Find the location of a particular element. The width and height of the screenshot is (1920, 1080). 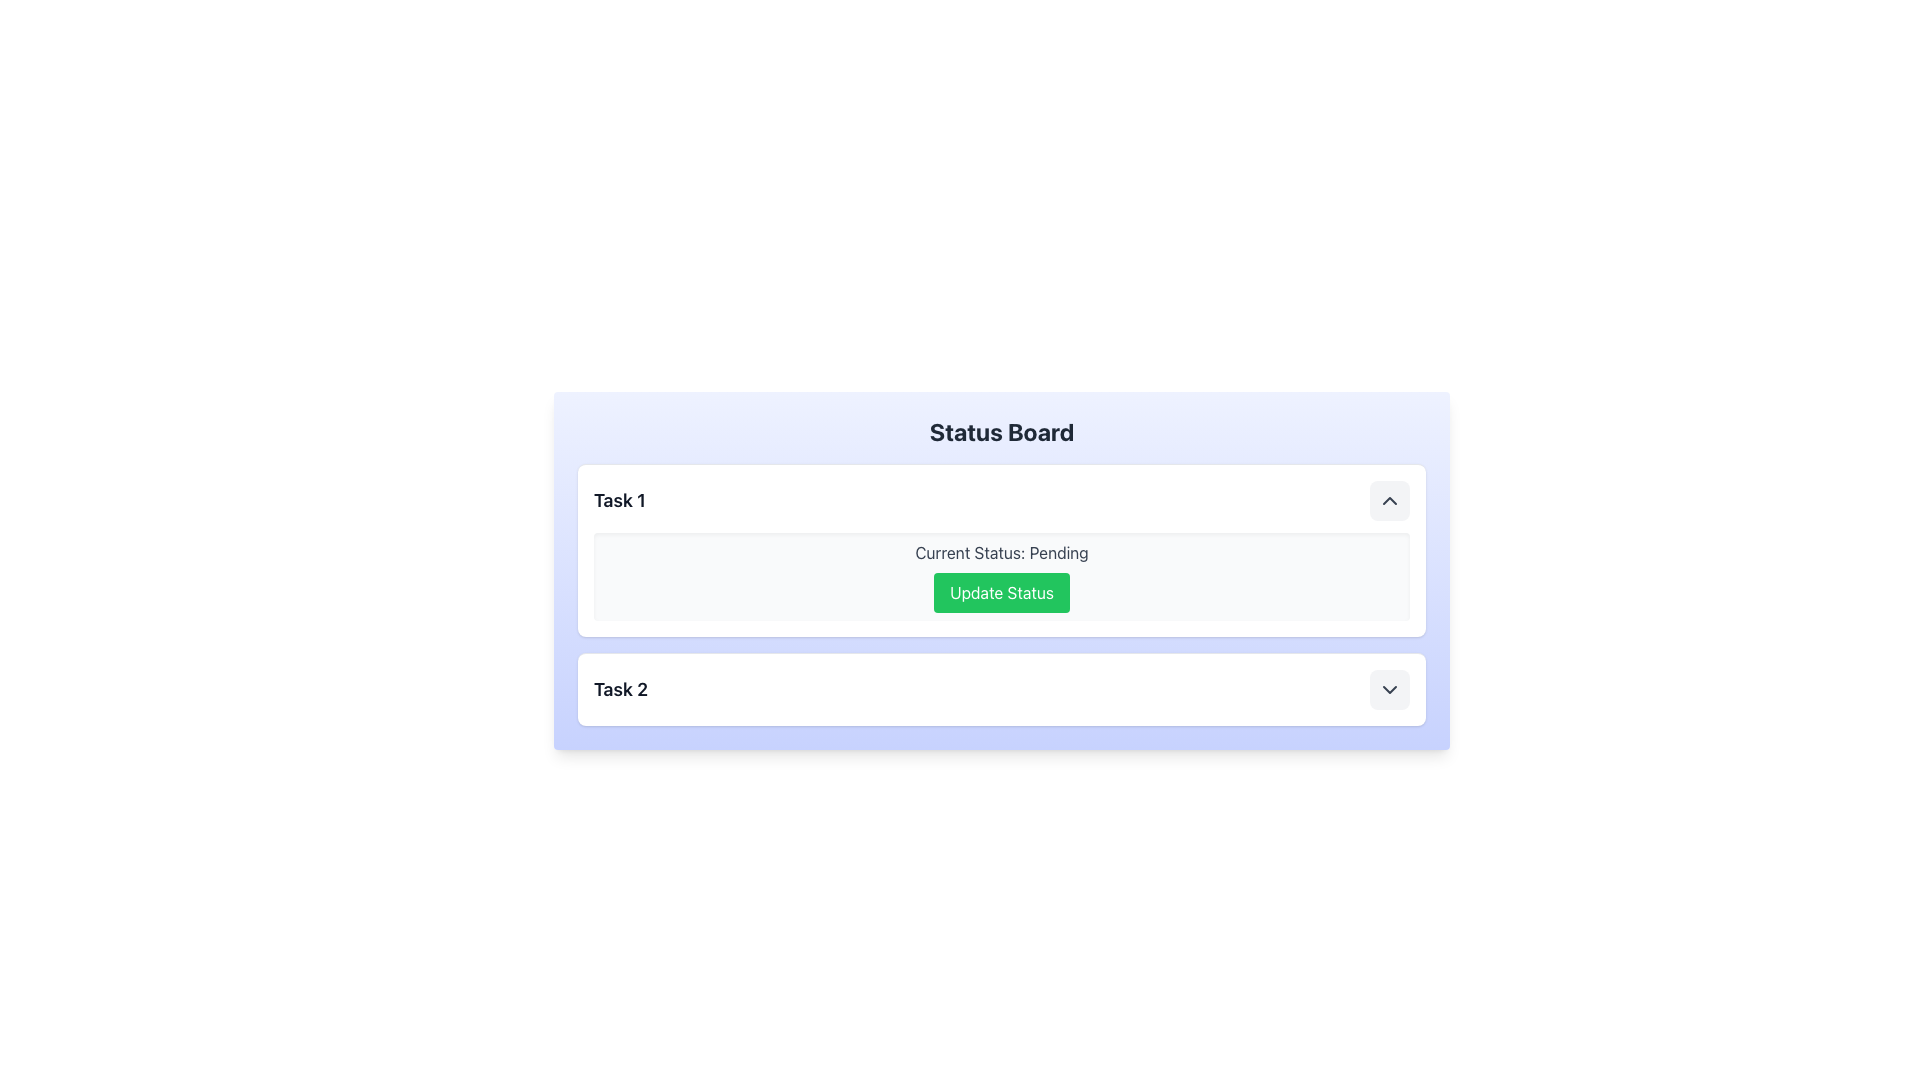

the button located below the 'Current Status: Pending' text in the 'Task 1' section to update the status of the task is located at coordinates (1002, 592).